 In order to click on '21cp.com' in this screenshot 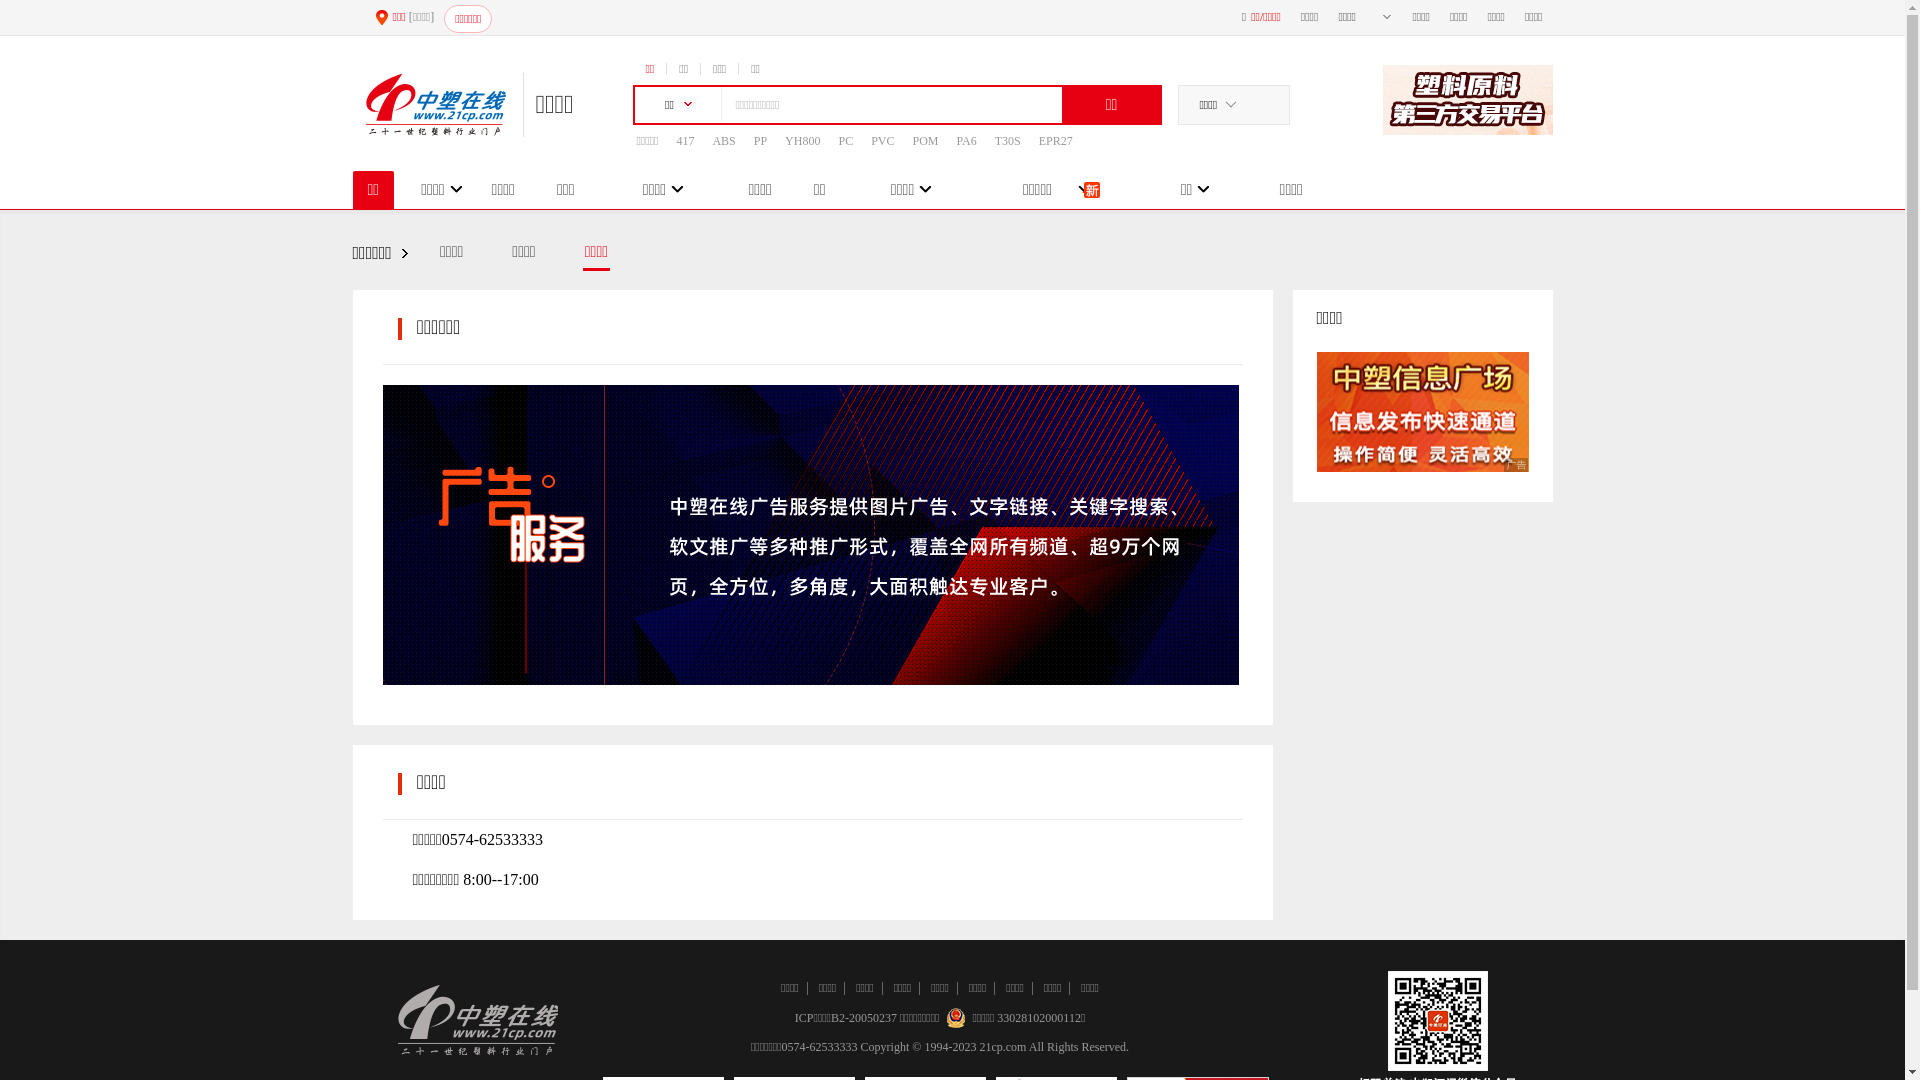, I will do `click(1002, 1045)`.